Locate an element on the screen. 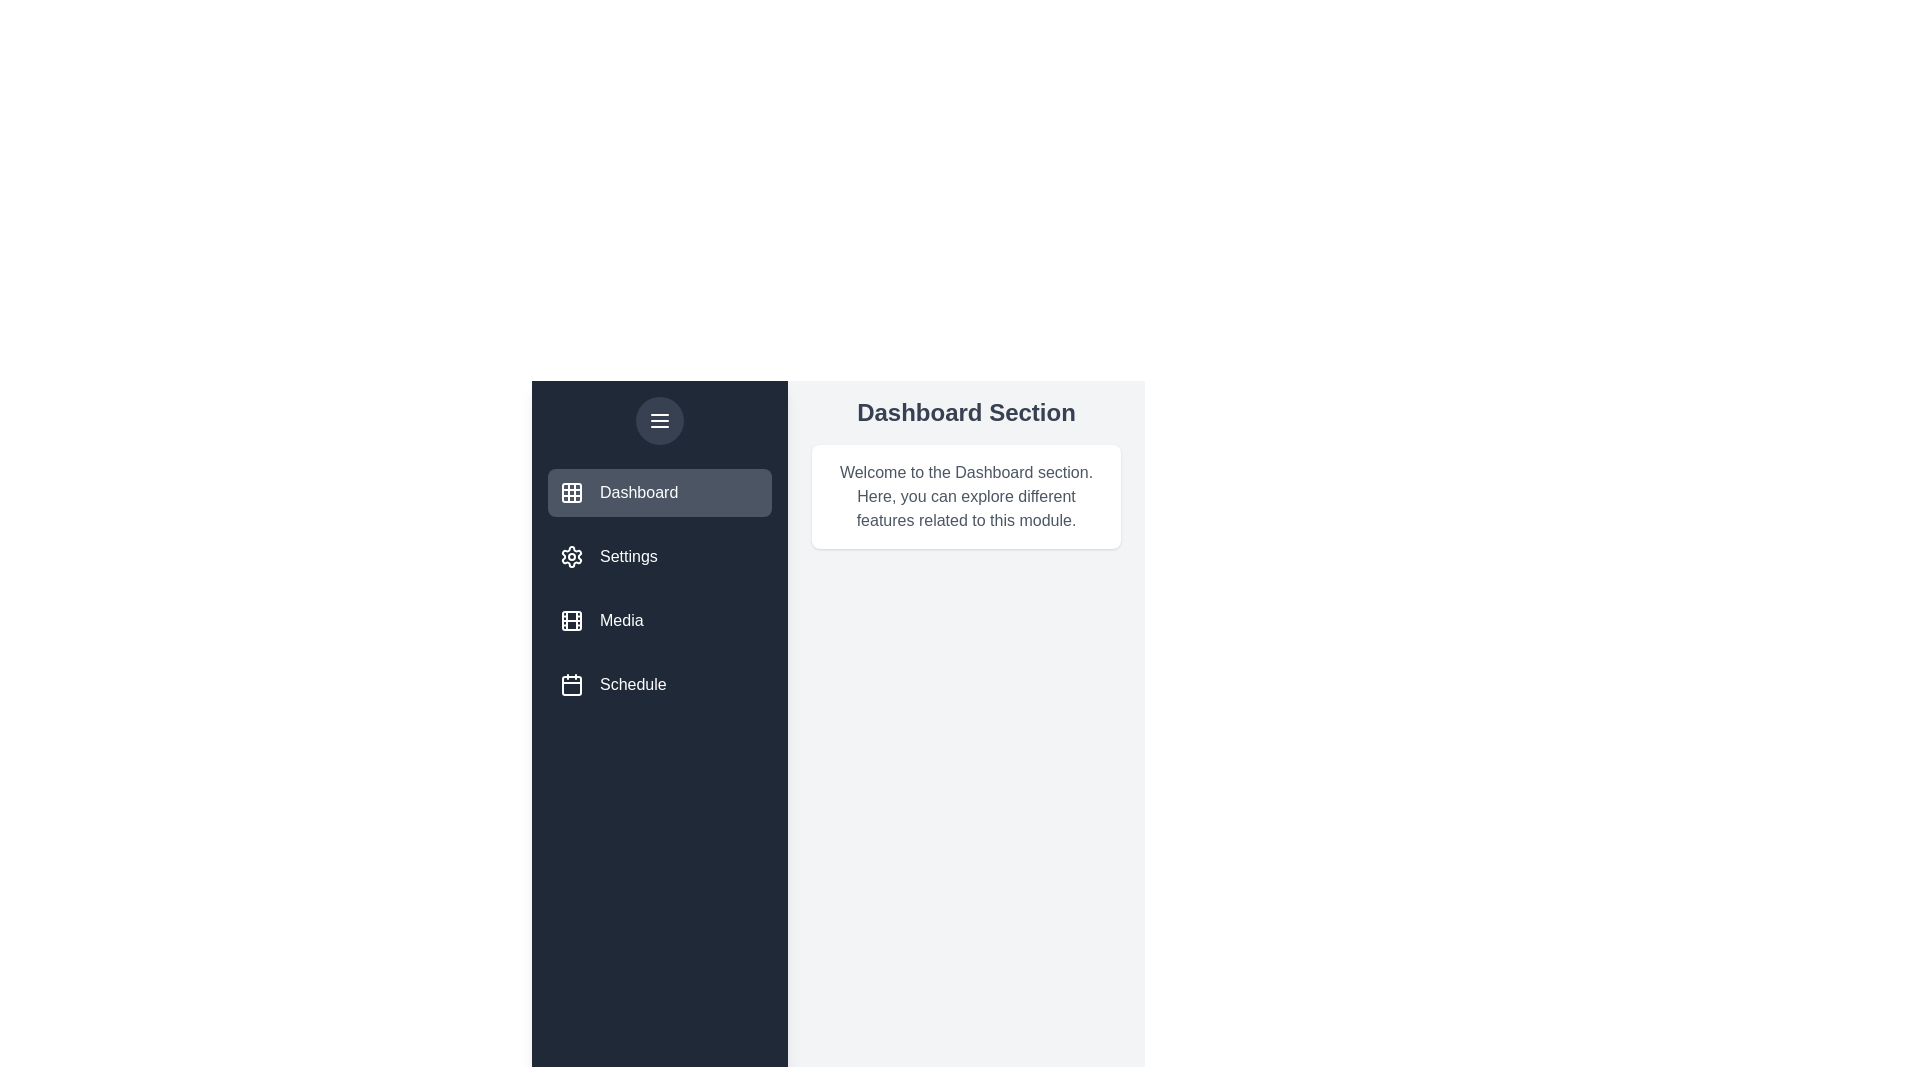 The width and height of the screenshot is (1920, 1080). the menu item corresponding to the section Dashboard to select it is located at coordinates (660, 493).